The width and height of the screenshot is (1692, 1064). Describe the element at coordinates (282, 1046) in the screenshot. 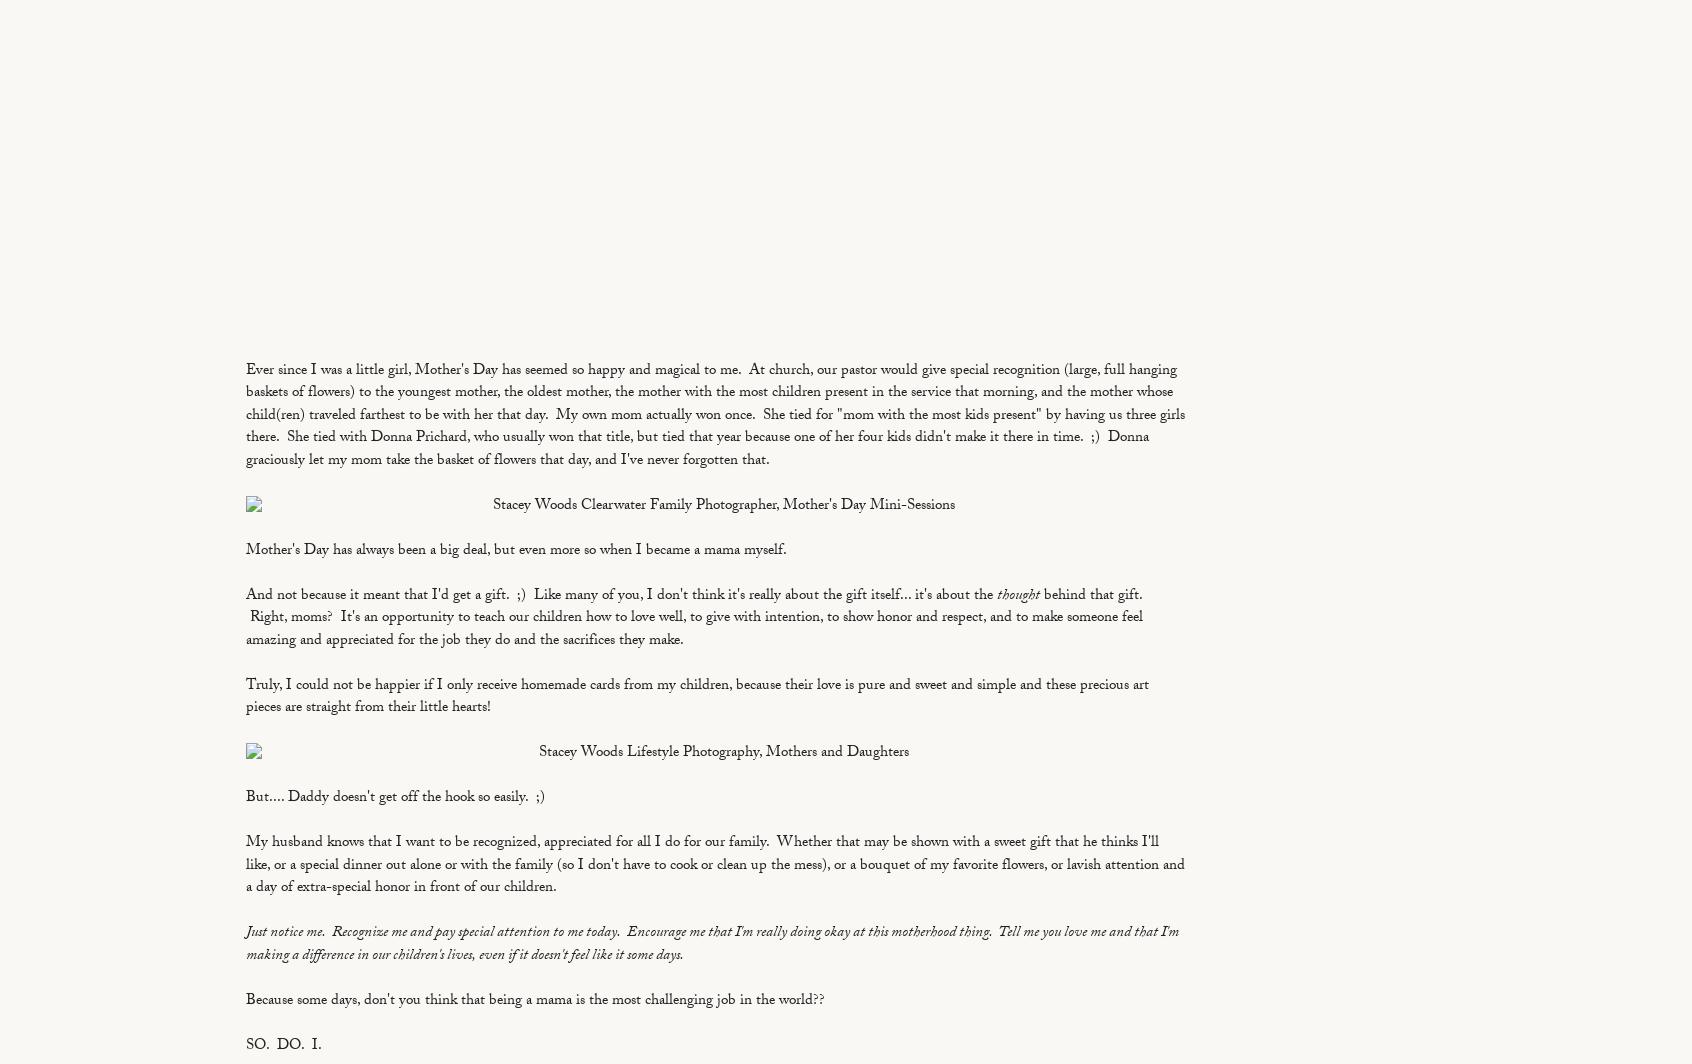

I see `'SO.  DO.  I.'` at that location.